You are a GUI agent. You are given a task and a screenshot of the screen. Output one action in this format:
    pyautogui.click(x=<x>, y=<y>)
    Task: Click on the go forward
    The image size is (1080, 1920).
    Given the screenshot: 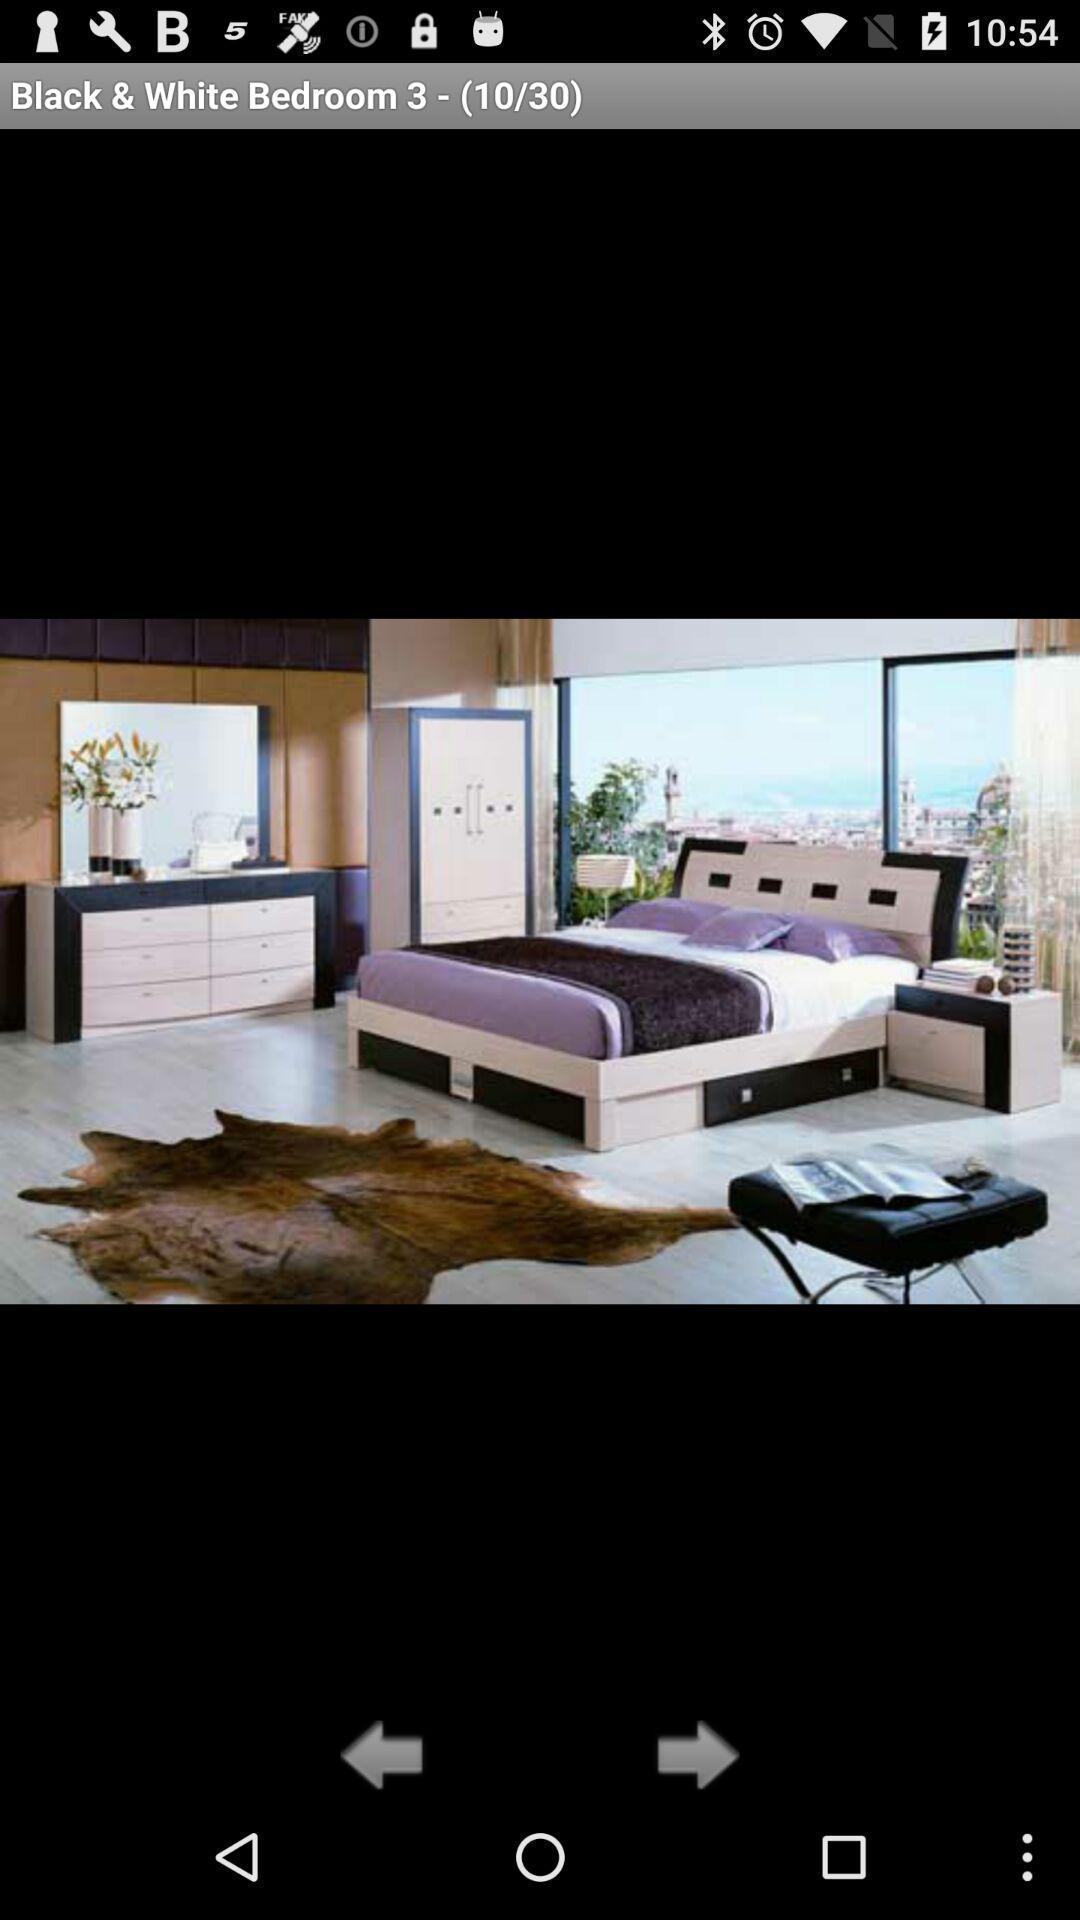 What is the action you would take?
    pyautogui.click(x=691, y=1756)
    